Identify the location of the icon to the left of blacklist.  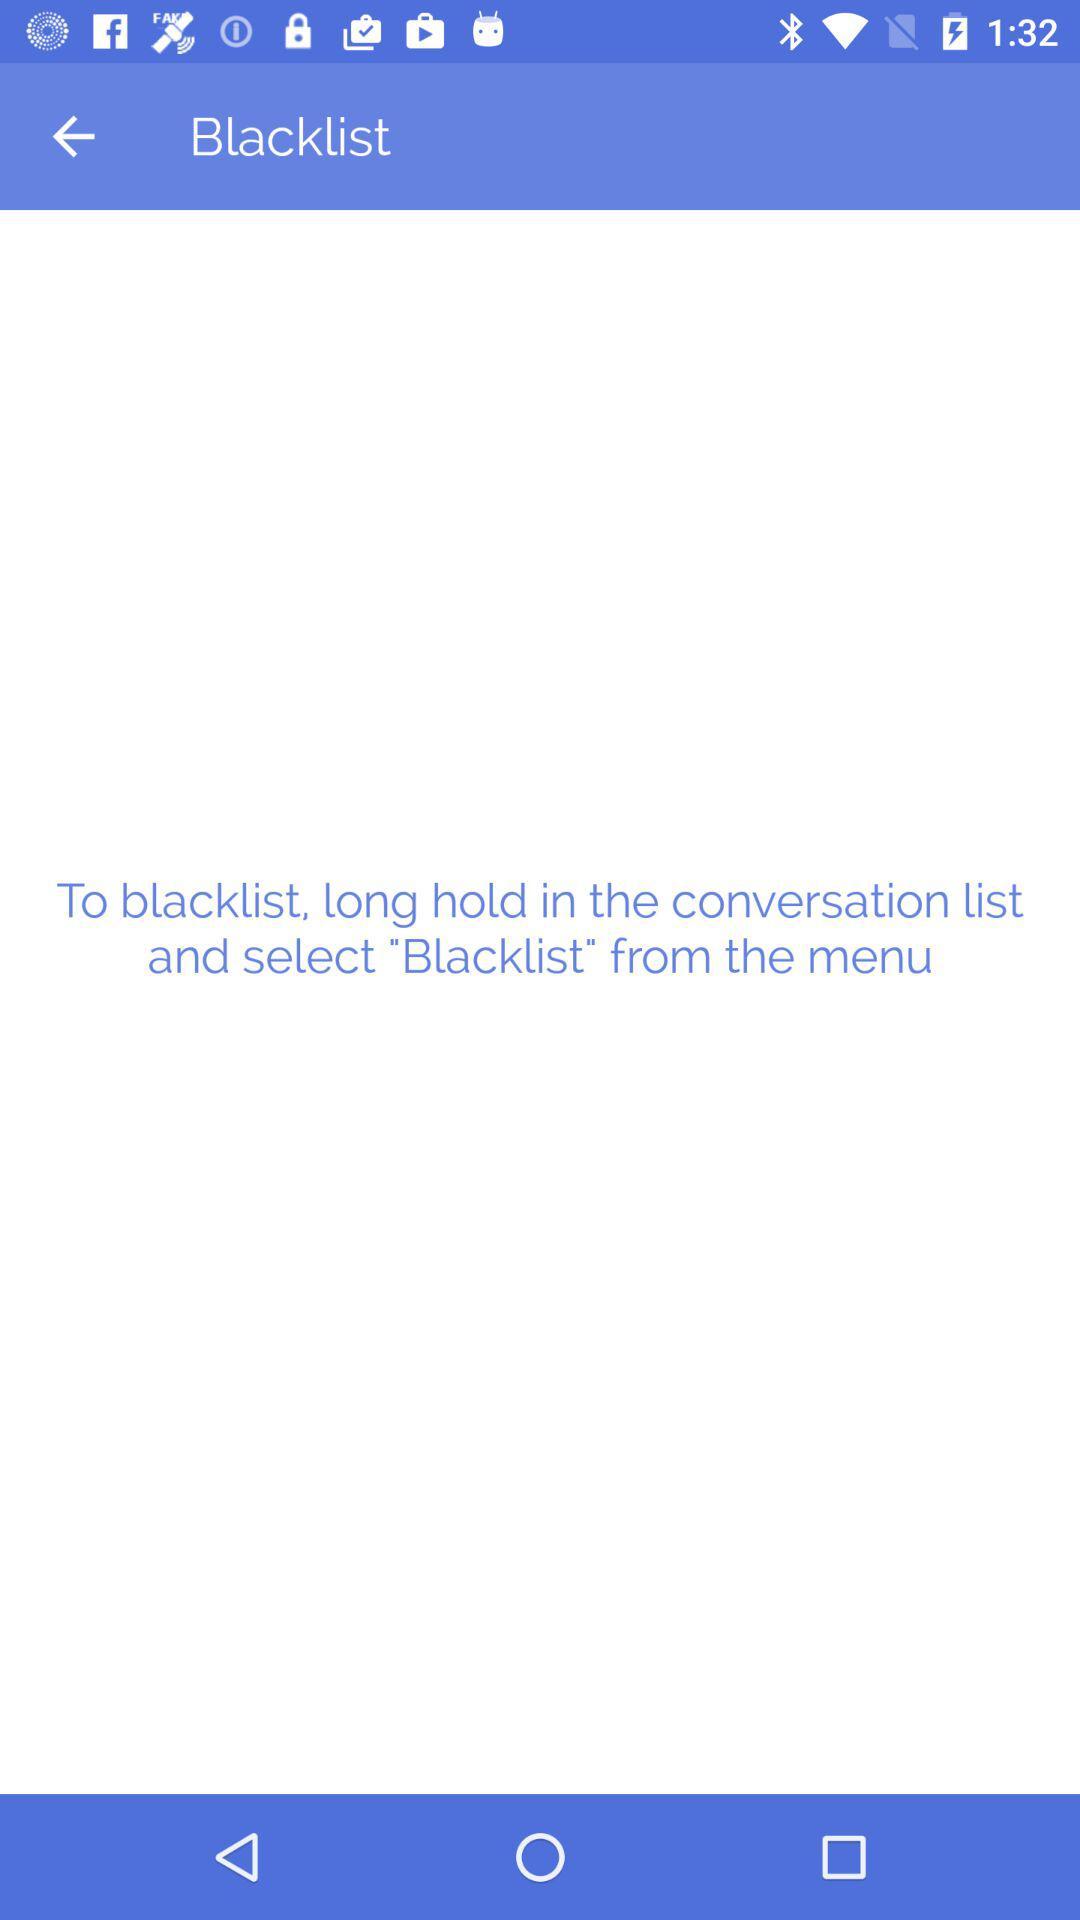
(72, 135).